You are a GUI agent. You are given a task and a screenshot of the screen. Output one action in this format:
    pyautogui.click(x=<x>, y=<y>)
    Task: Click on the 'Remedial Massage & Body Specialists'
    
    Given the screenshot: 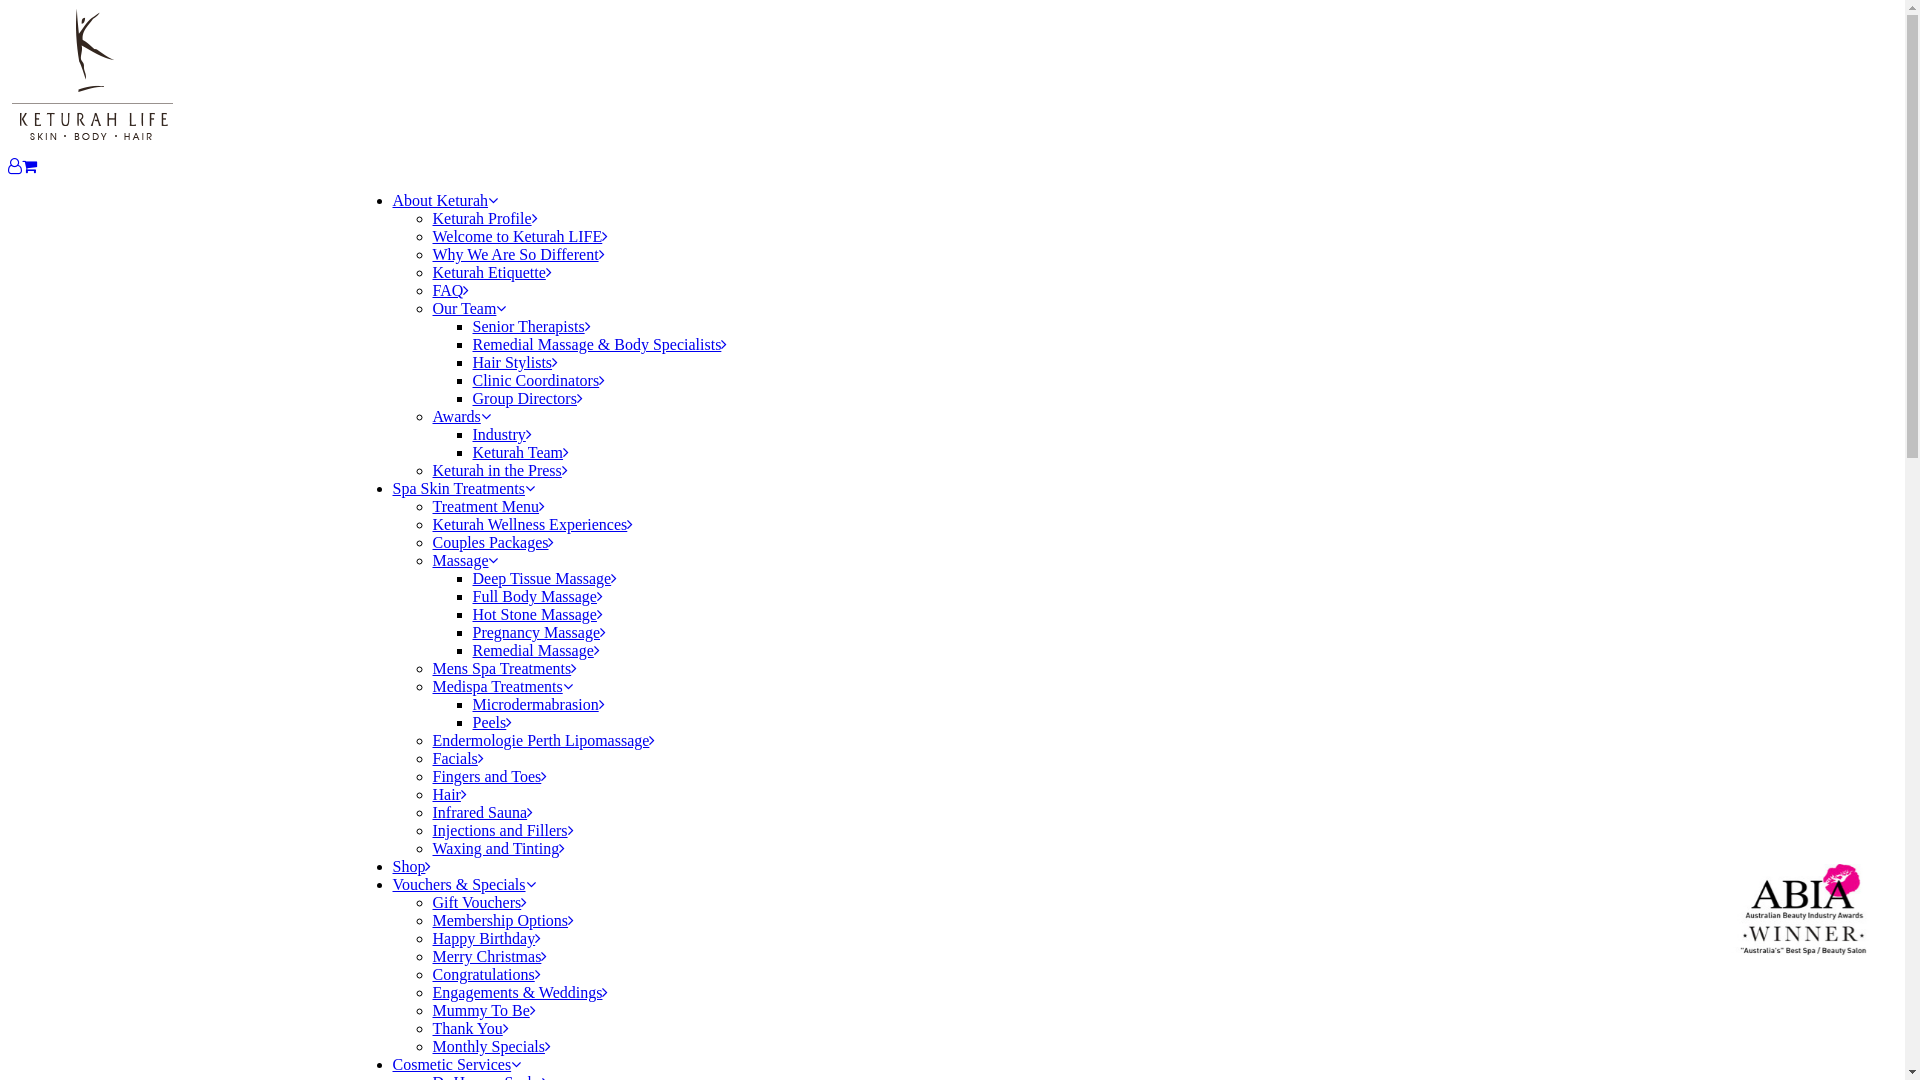 What is the action you would take?
    pyautogui.click(x=598, y=343)
    